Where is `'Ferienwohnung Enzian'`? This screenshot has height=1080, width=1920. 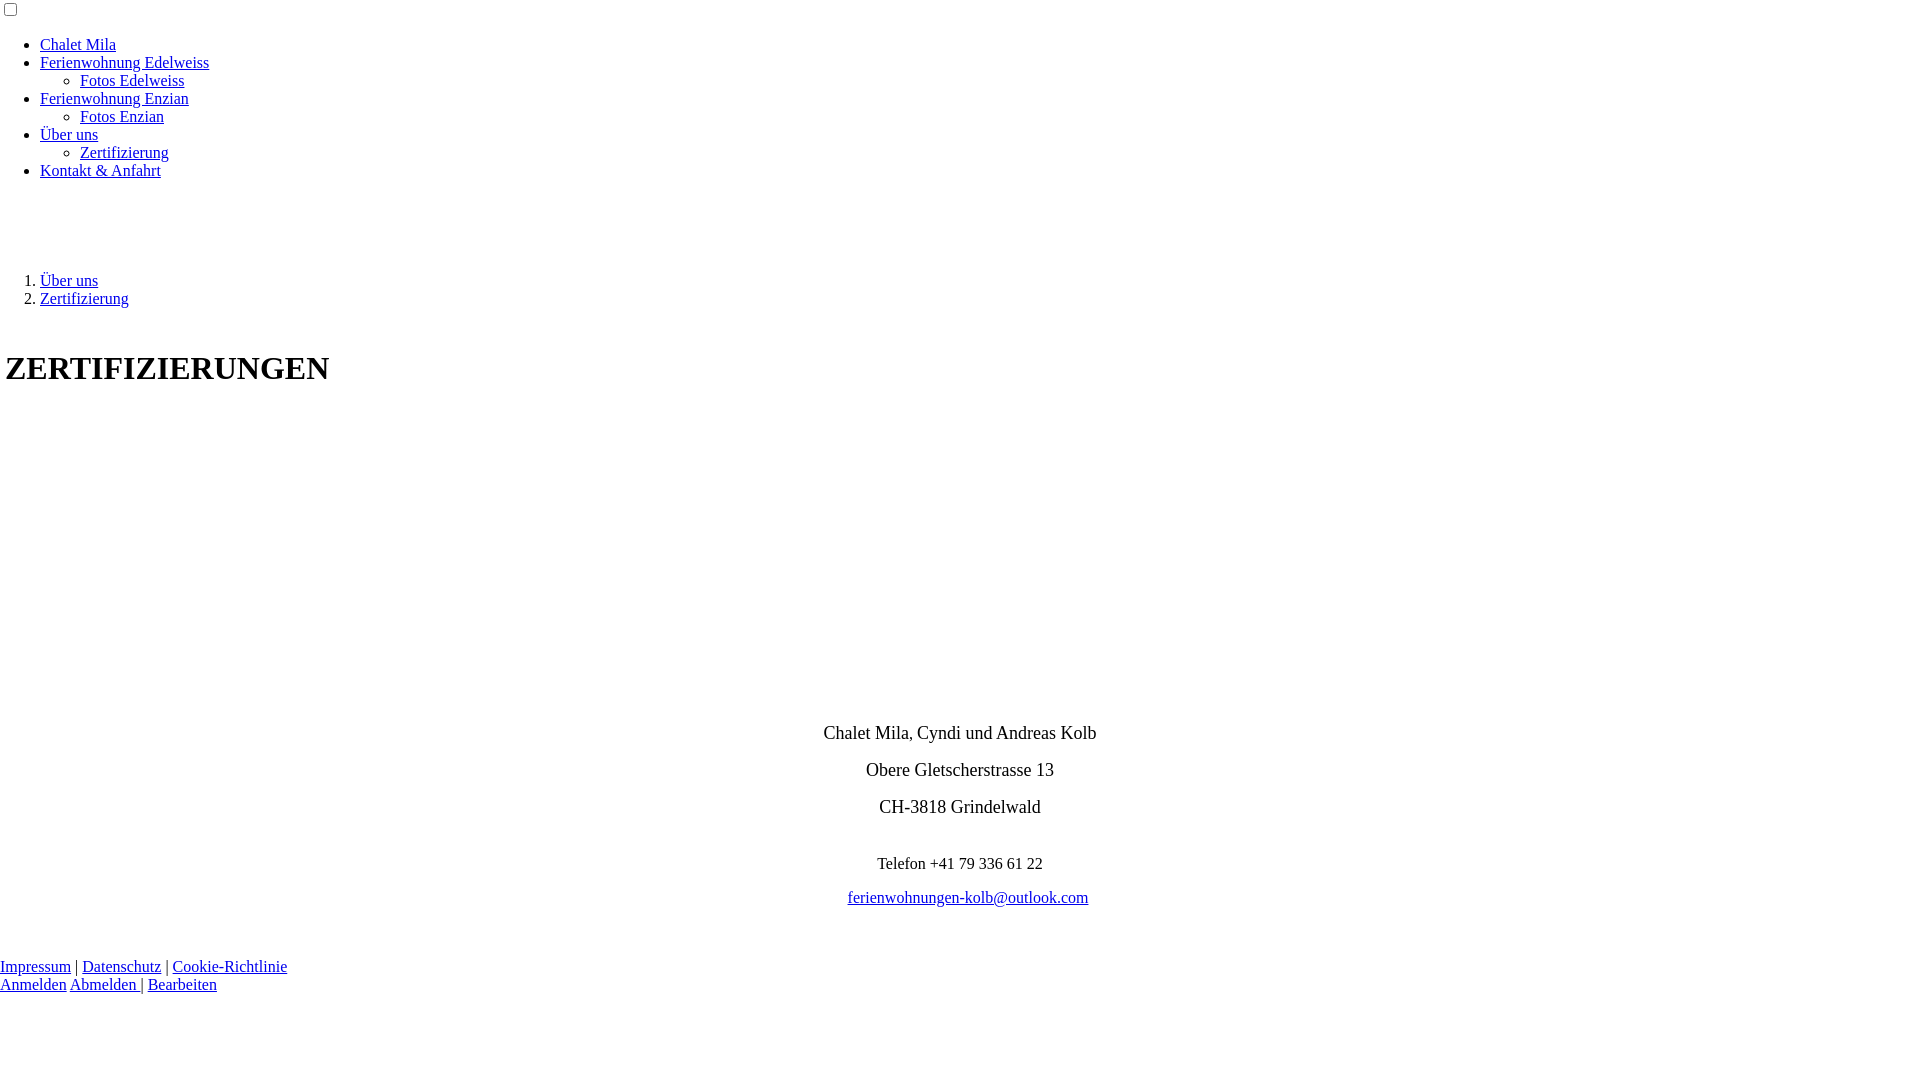 'Ferienwohnung Enzian' is located at coordinates (113, 98).